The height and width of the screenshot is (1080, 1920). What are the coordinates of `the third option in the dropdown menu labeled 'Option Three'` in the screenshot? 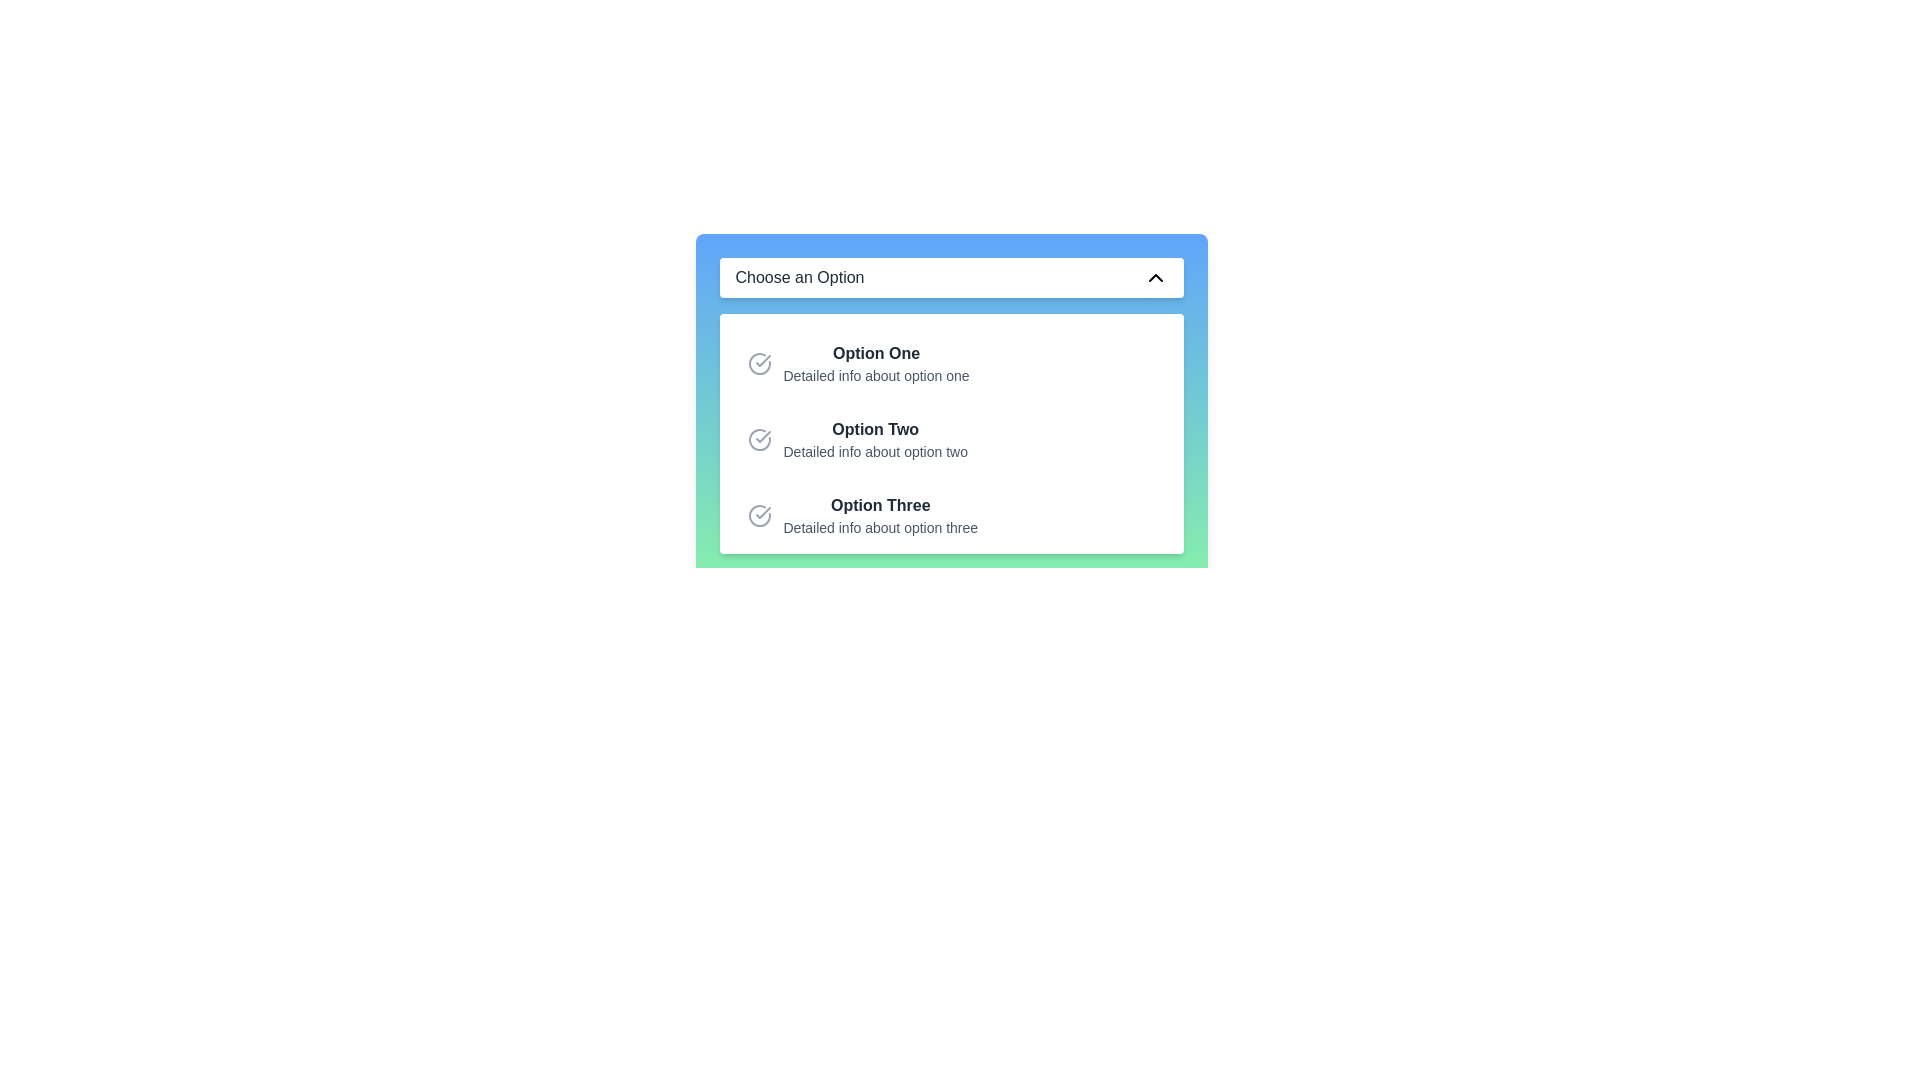 It's located at (880, 515).